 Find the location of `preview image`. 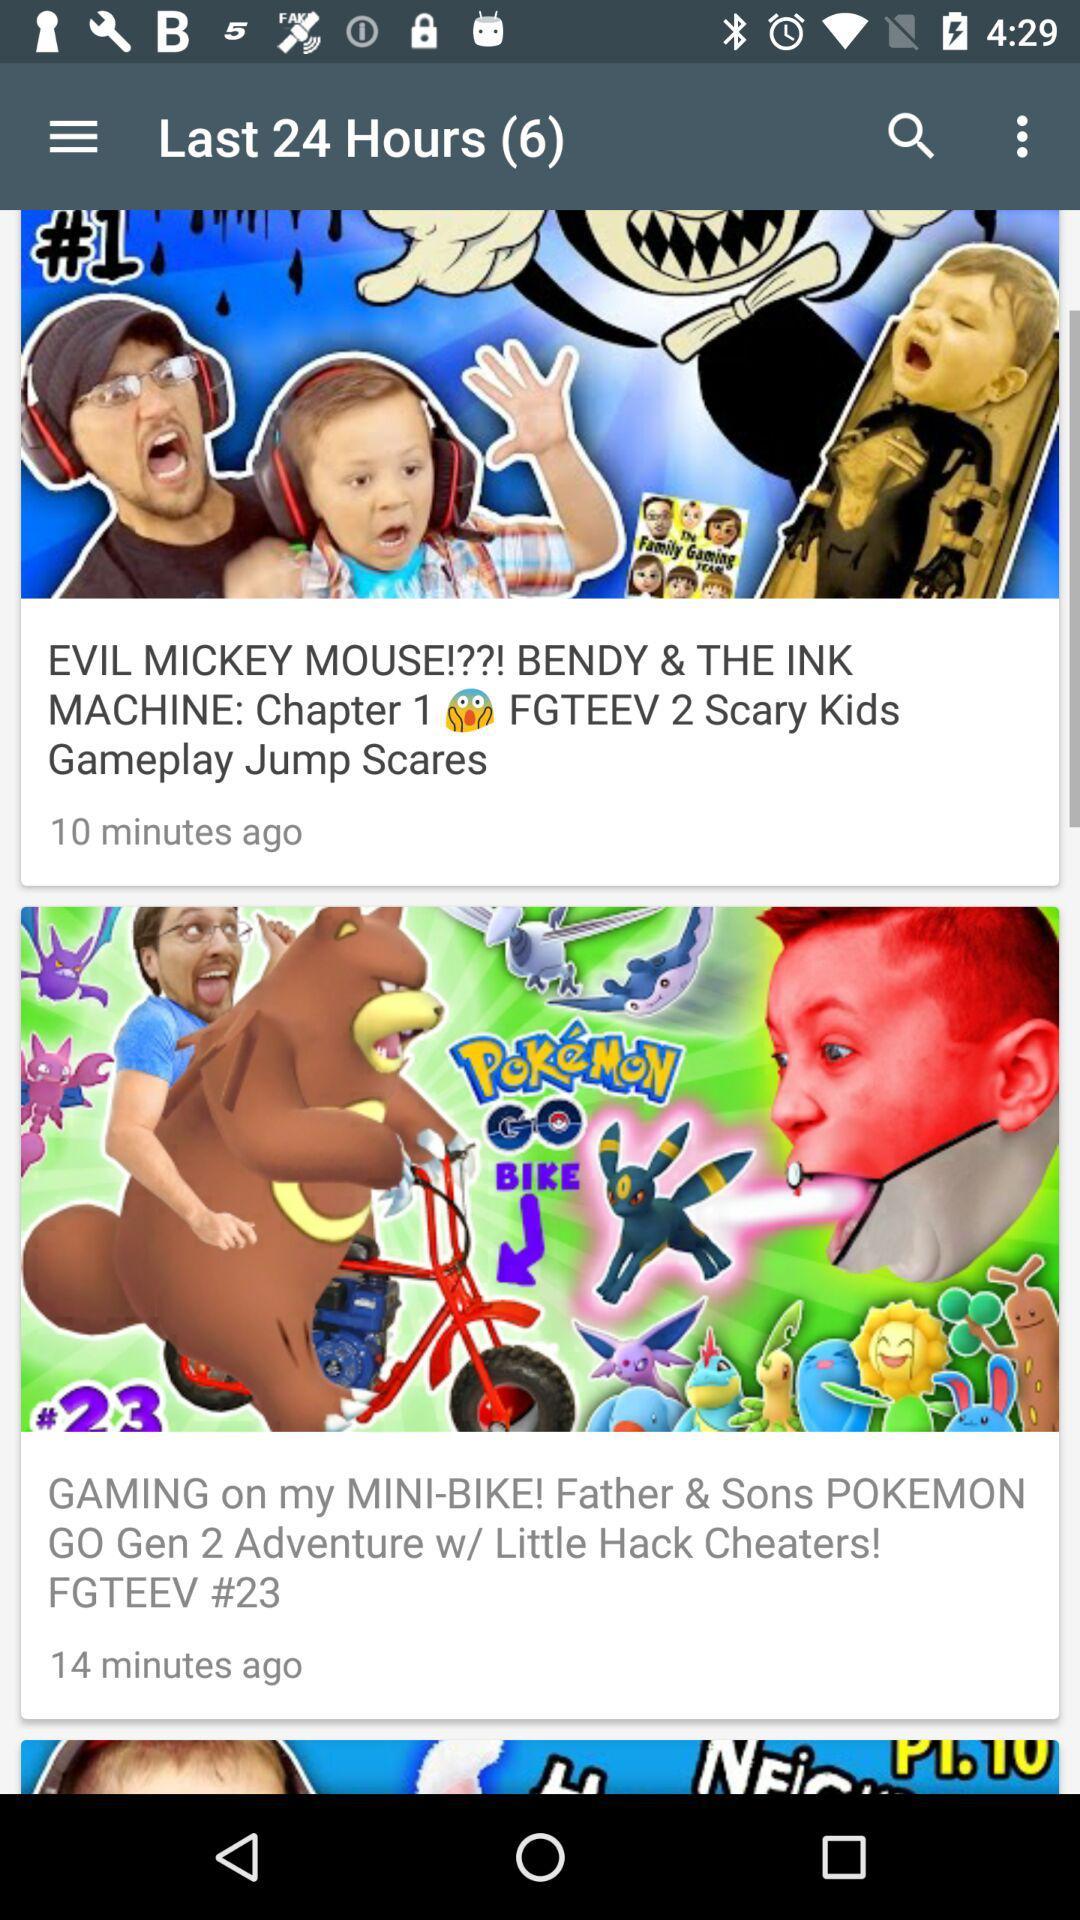

preview image is located at coordinates (540, 1727).